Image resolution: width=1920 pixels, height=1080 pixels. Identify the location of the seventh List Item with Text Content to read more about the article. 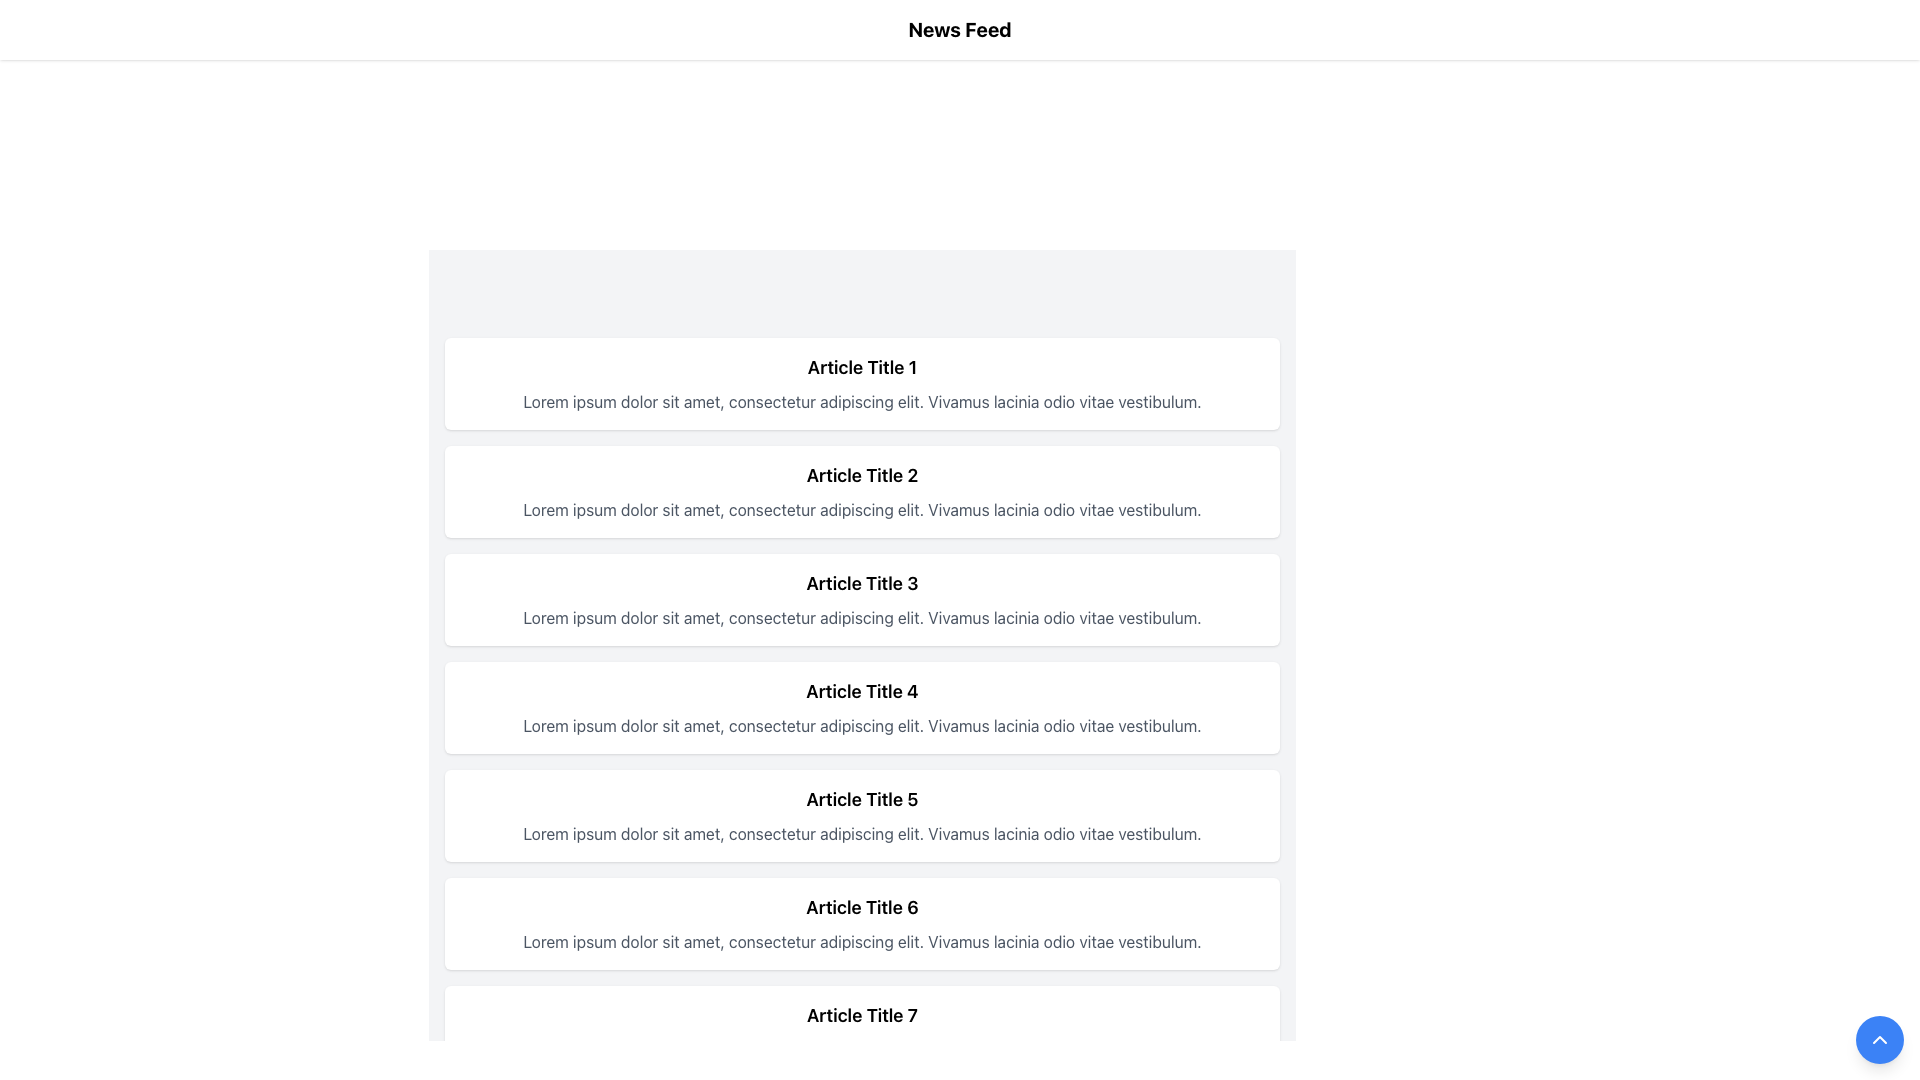
(862, 1032).